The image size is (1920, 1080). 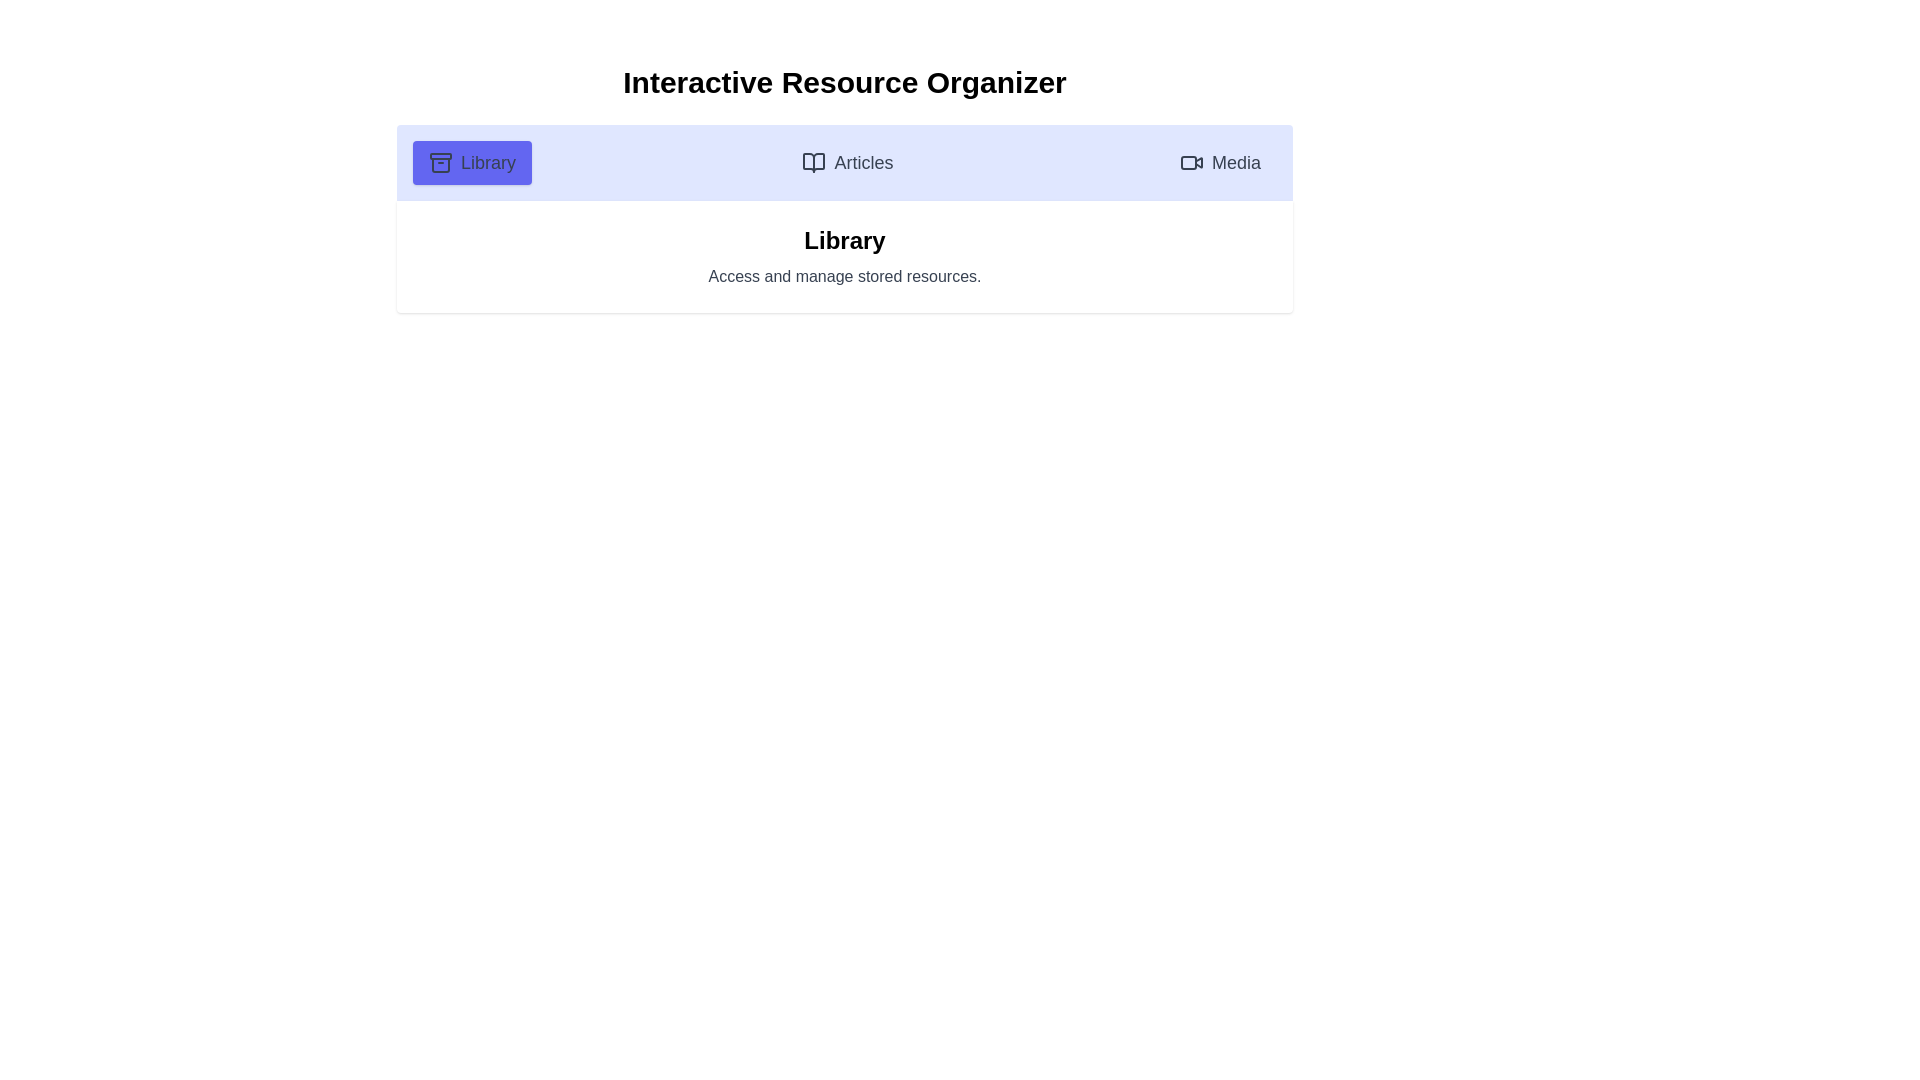 What do you see at coordinates (470, 161) in the screenshot?
I see `the Library tab` at bounding box center [470, 161].